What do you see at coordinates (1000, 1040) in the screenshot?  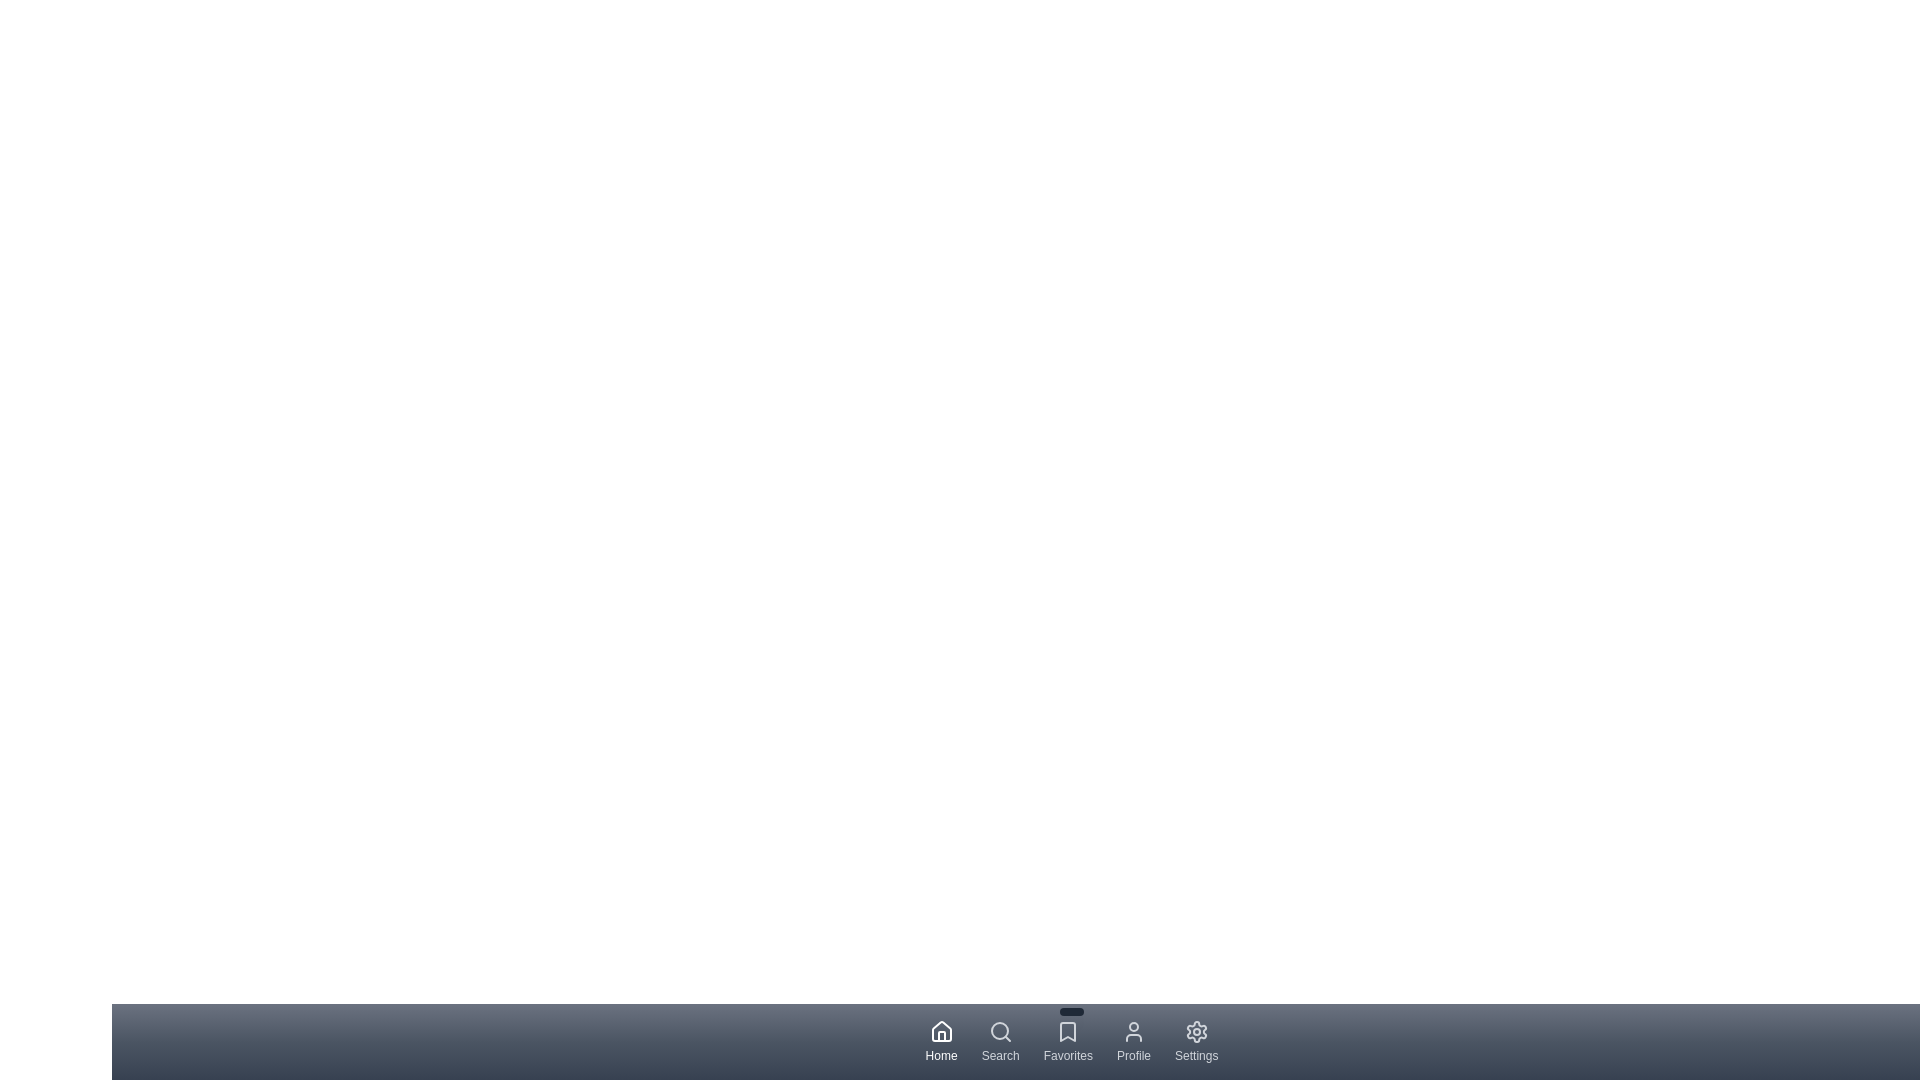 I see `the Search tab to navigate to its respective section` at bounding box center [1000, 1040].